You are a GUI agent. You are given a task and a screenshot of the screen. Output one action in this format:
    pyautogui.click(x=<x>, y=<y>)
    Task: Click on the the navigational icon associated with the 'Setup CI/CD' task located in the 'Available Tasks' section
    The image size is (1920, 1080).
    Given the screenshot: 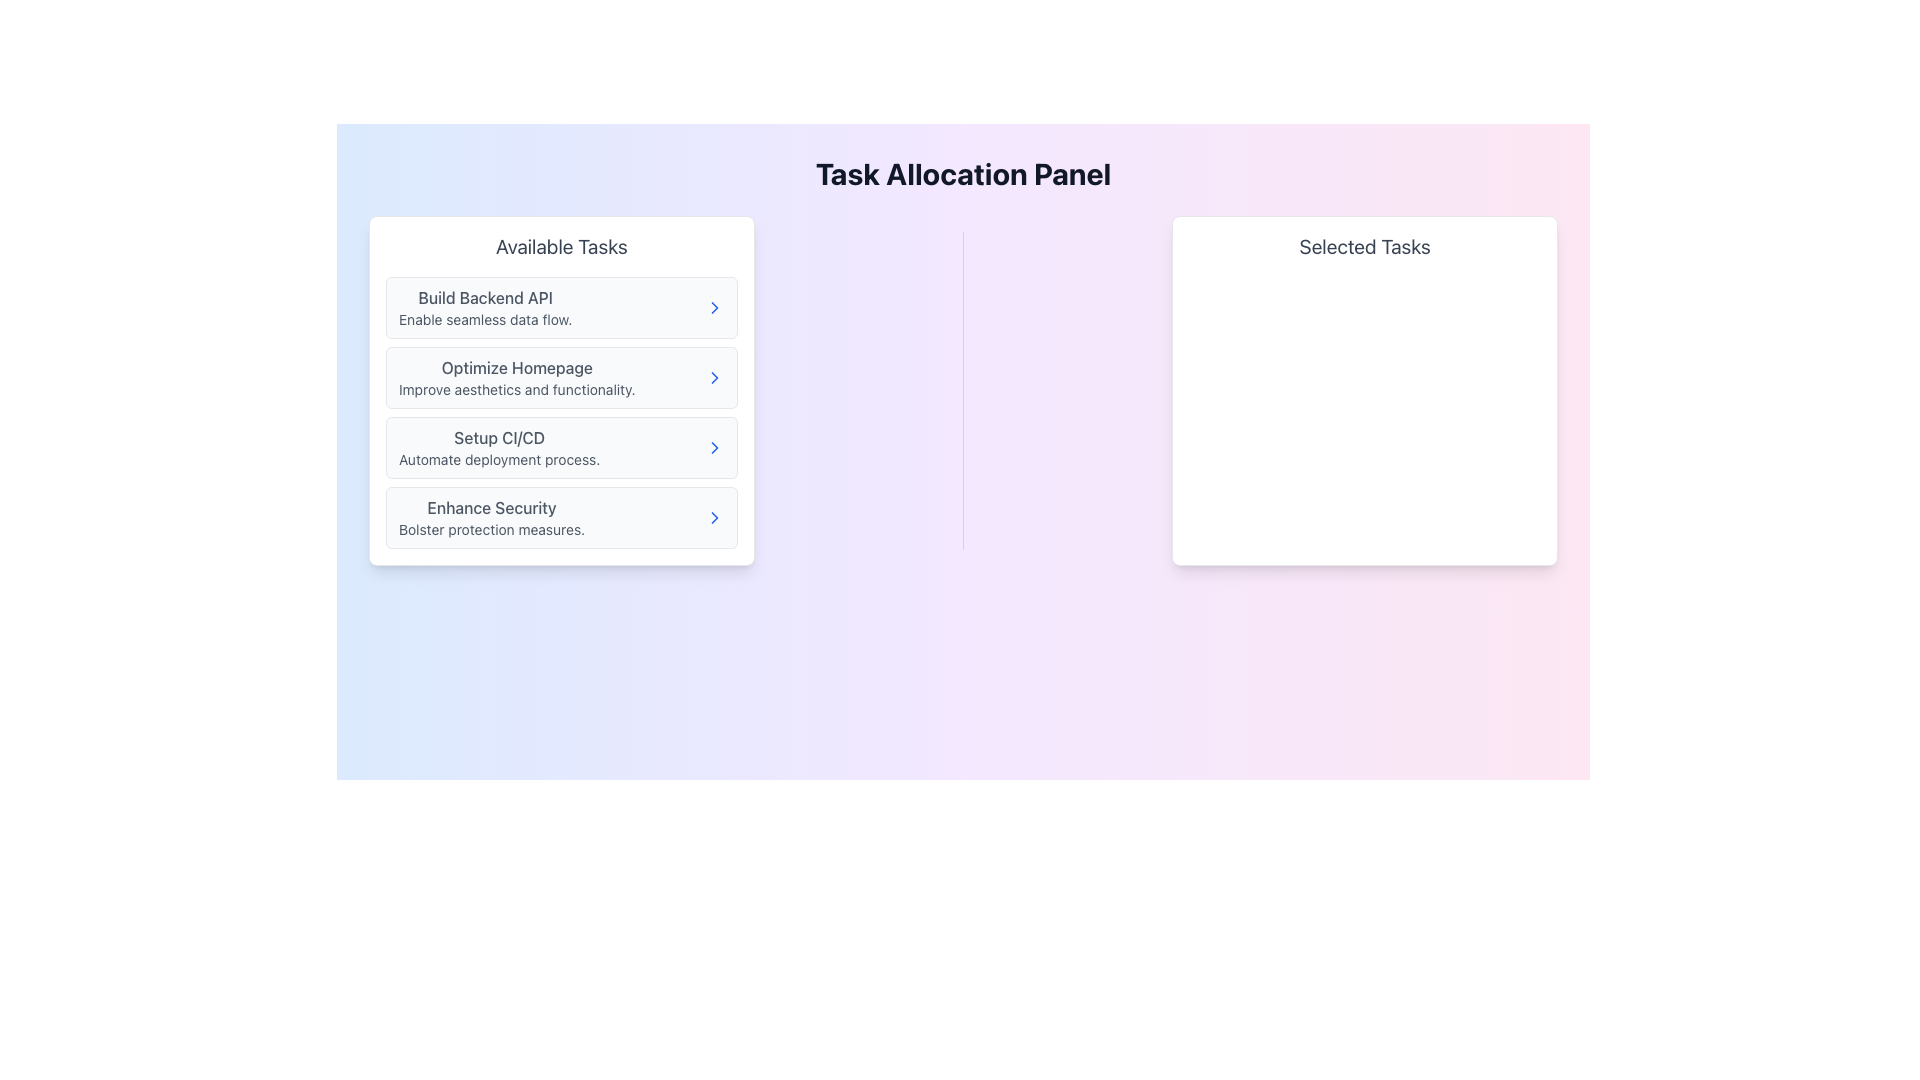 What is the action you would take?
    pyautogui.click(x=714, y=446)
    